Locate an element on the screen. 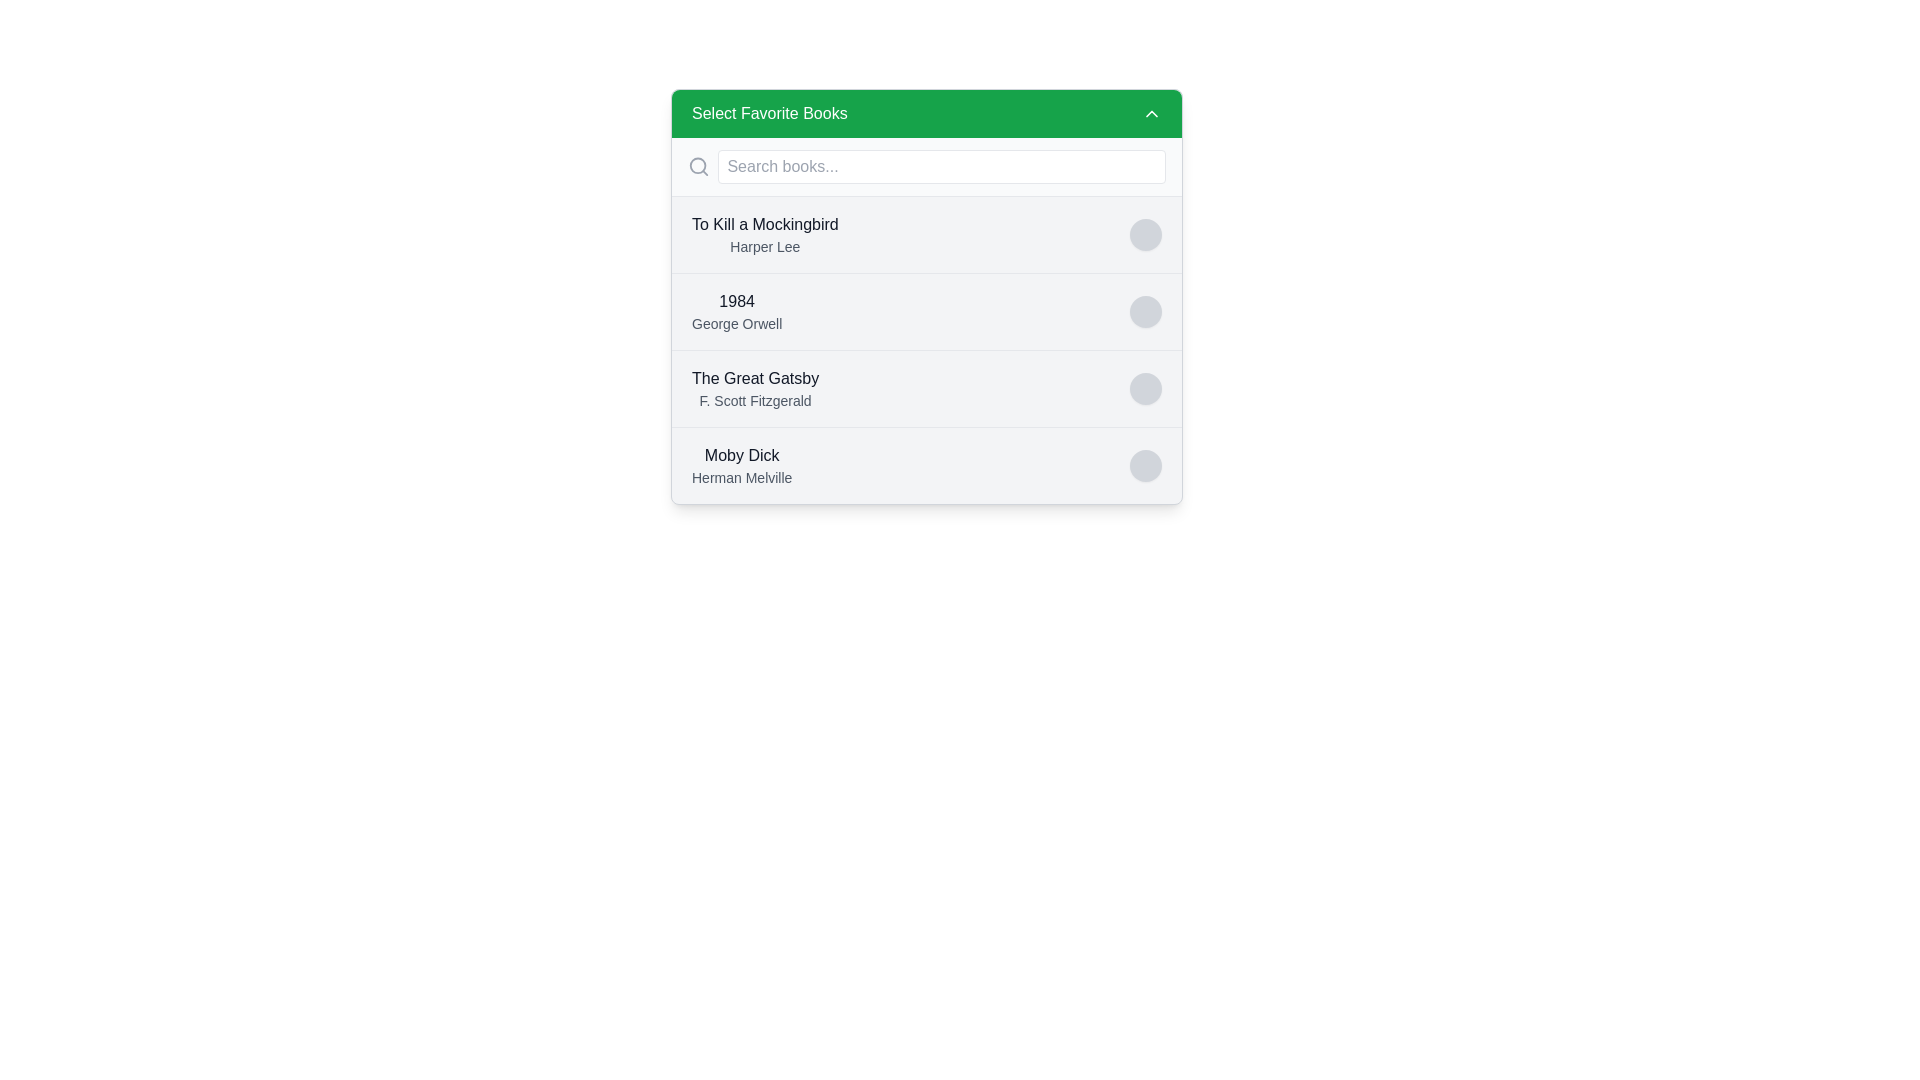 Image resolution: width=1920 pixels, height=1080 pixels. the chevron icon at the top right corner of the 'Select Favorite Books' title bar is located at coordinates (1152, 114).